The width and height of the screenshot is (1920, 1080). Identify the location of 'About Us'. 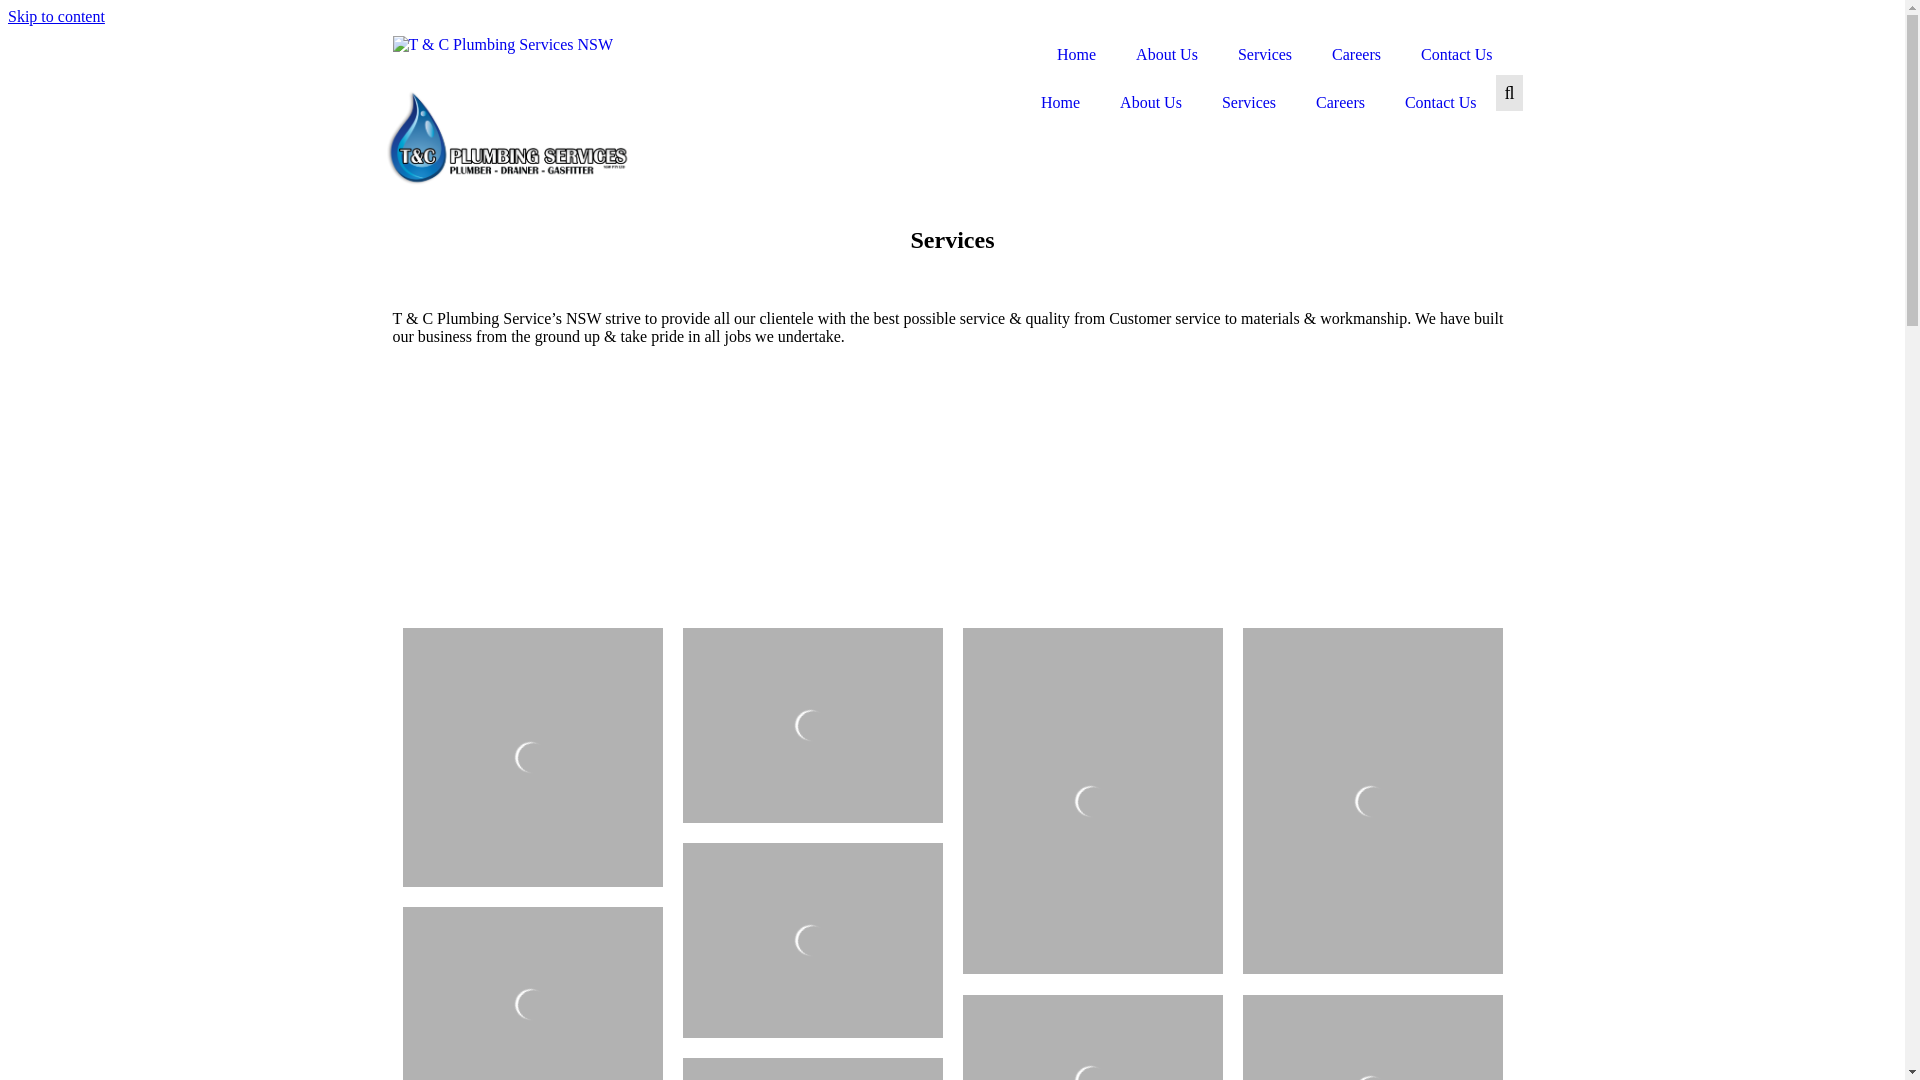
(1115, 53).